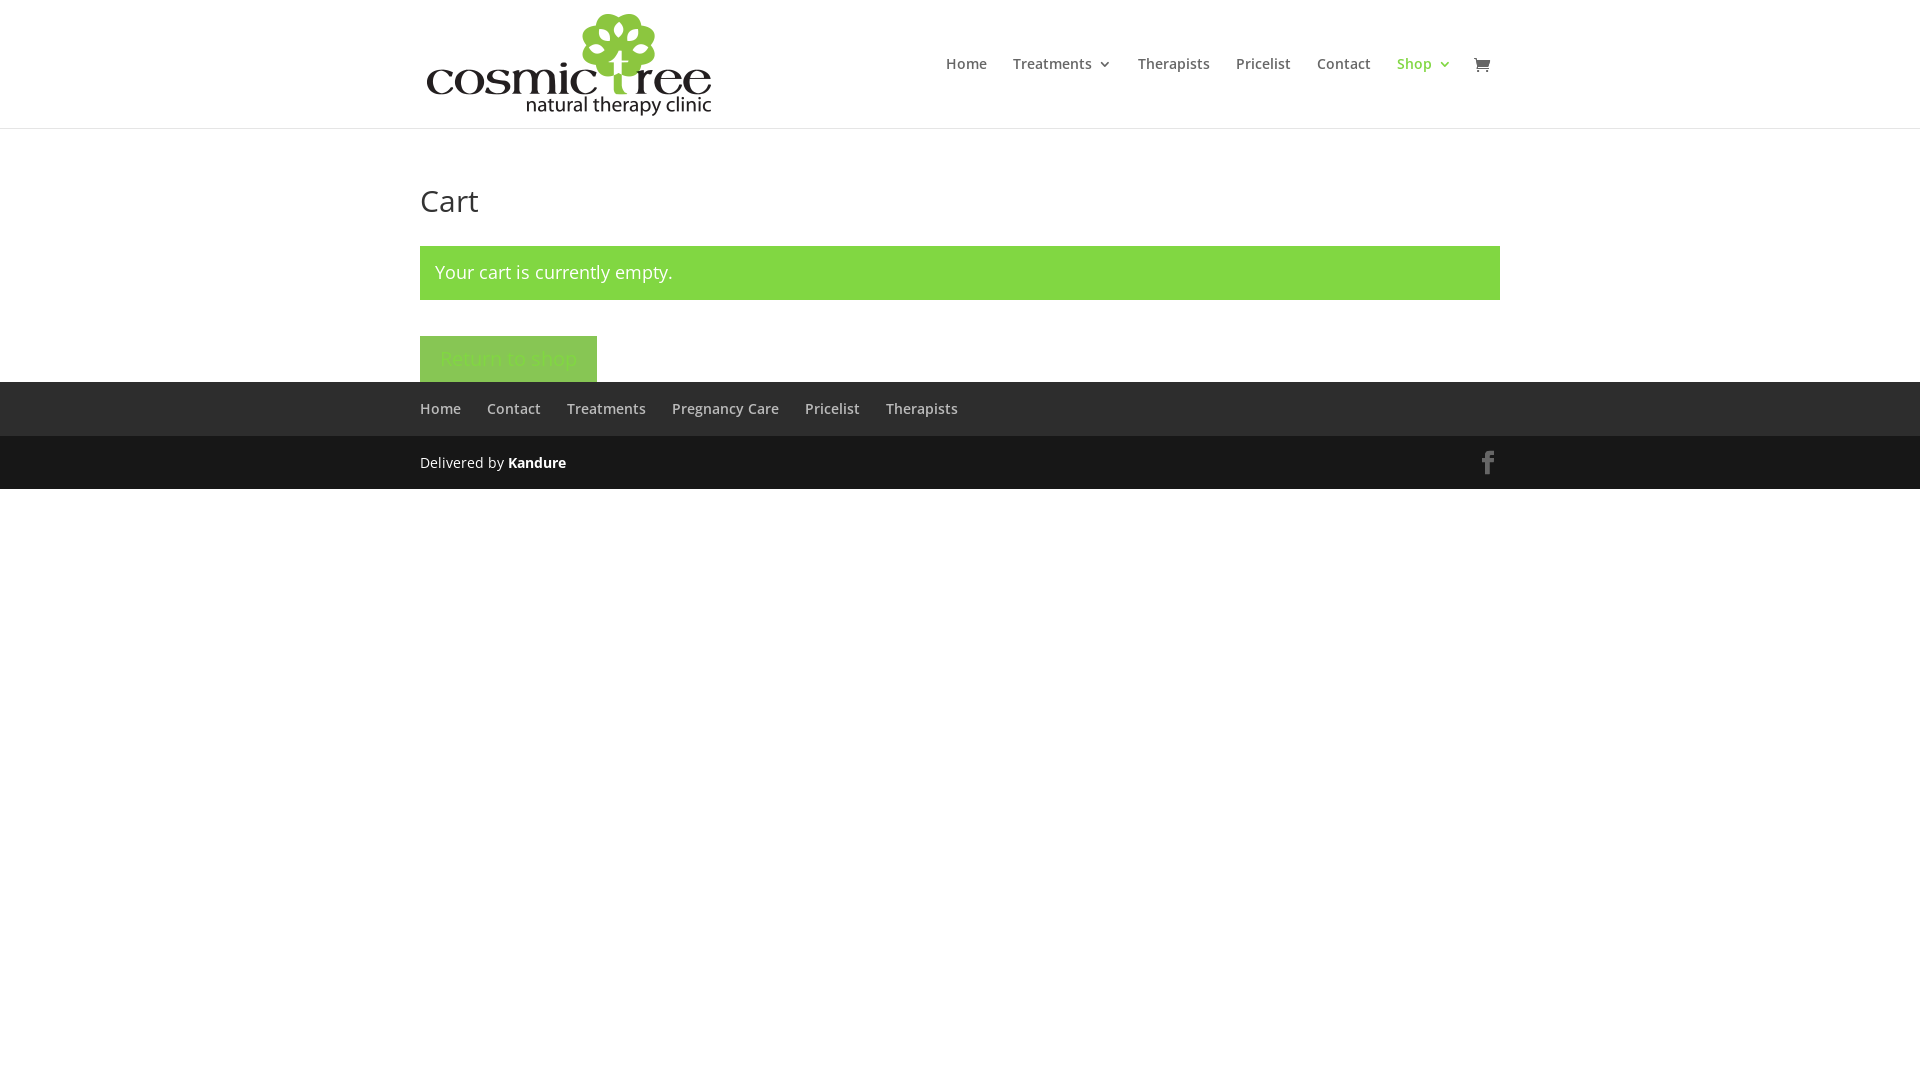  What do you see at coordinates (508, 357) in the screenshot?
I see `'Return to shop'` at bounding box center [508, 357].